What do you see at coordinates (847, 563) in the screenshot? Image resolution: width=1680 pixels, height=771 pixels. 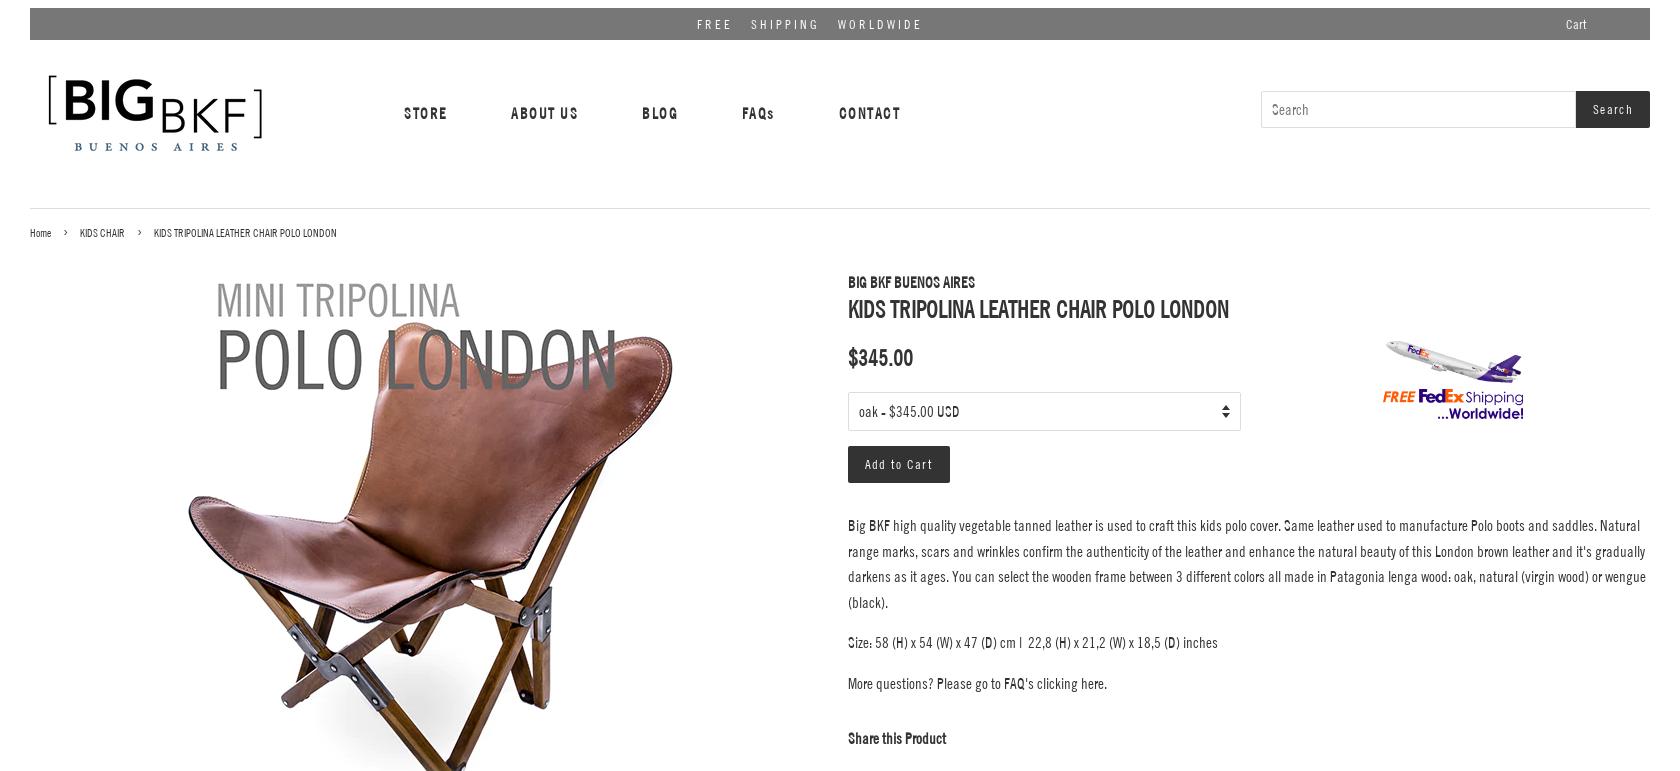 I see `'Big BKF high quality vegetable tanned leather is used to craft this kids polo cover. Same leather used to manufacture Polo boots and saddles. Natural range marks, scars and wrinkles confirm the authenticity of the leather and enhance the natural beauty of this London brown leather and it's gradually darkens as it ages. You can select the wooden frame between 3 different colors all made in Patagonia lenga wood: oak, natural (virgin wood) or wengue (black).'` at bounding box center [847, 563].